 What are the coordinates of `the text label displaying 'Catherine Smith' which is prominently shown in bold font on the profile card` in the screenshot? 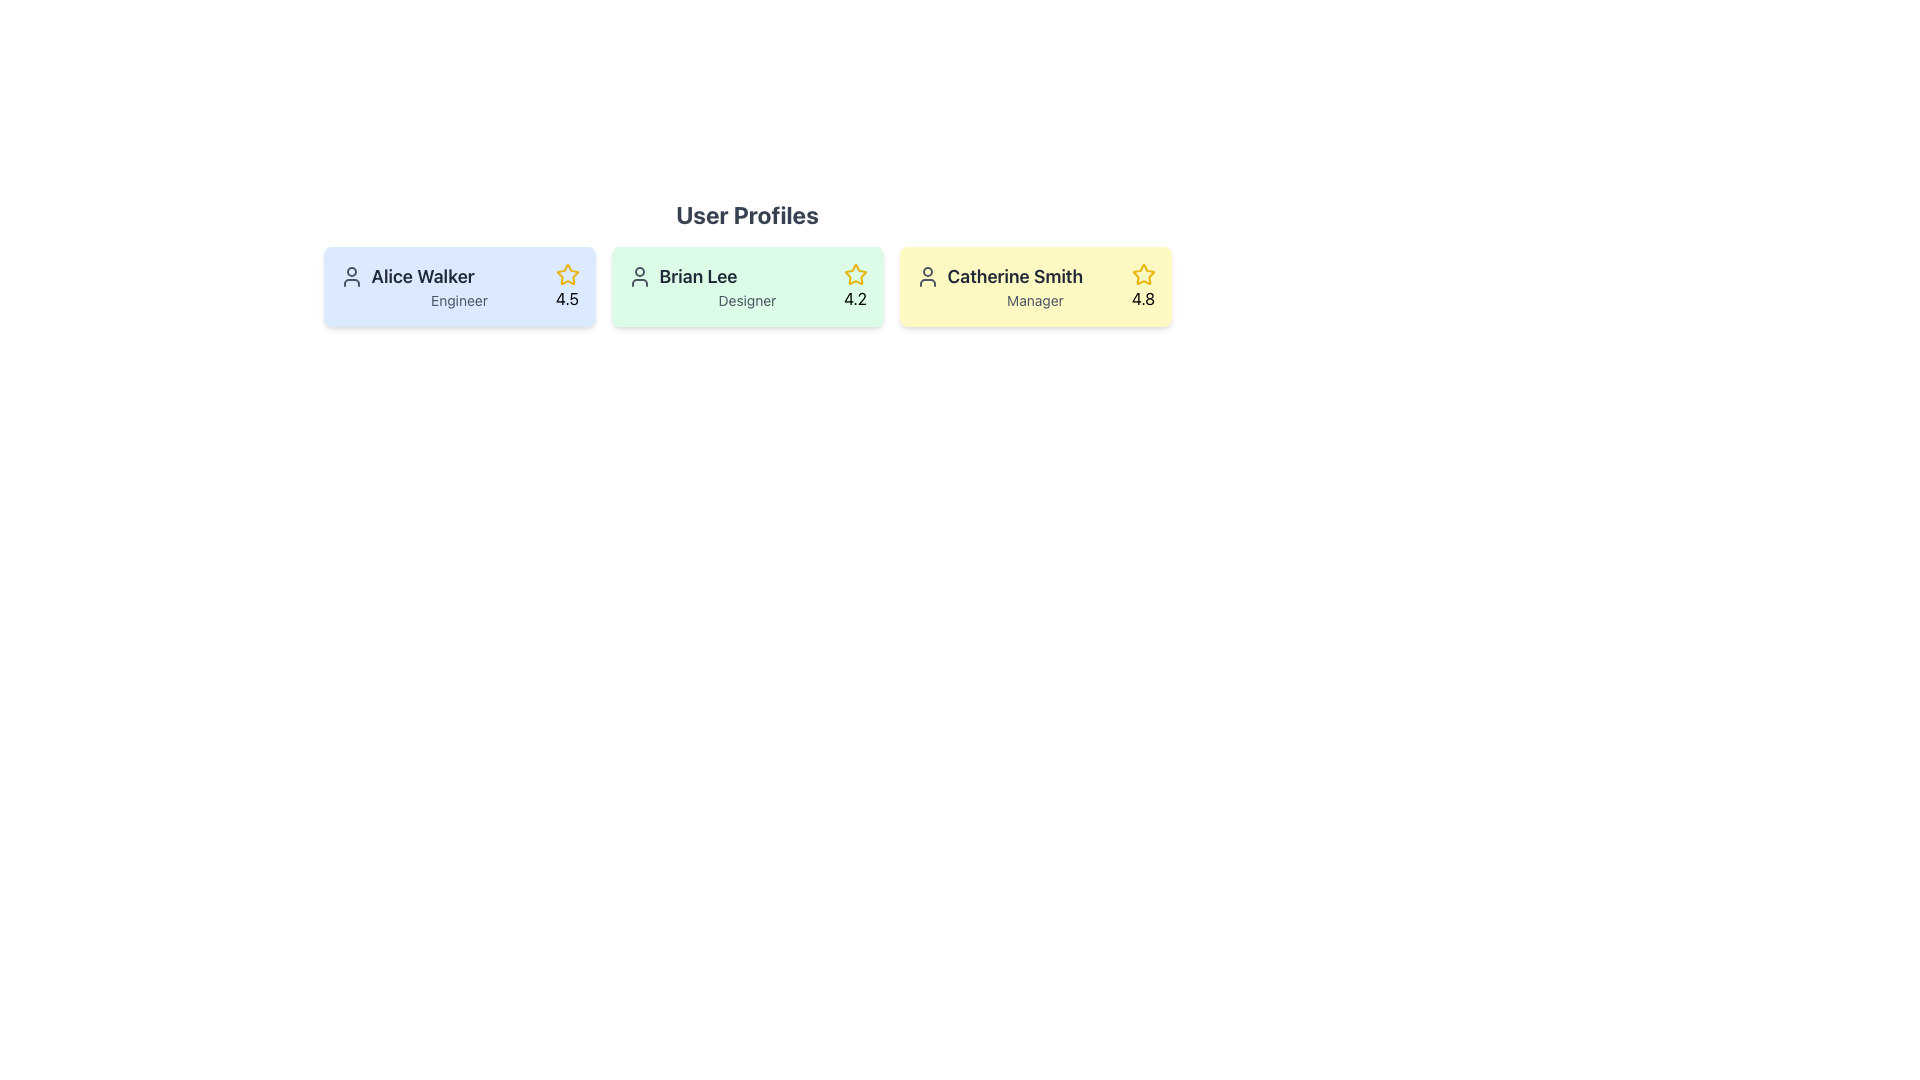 It's located at (1035, 277).